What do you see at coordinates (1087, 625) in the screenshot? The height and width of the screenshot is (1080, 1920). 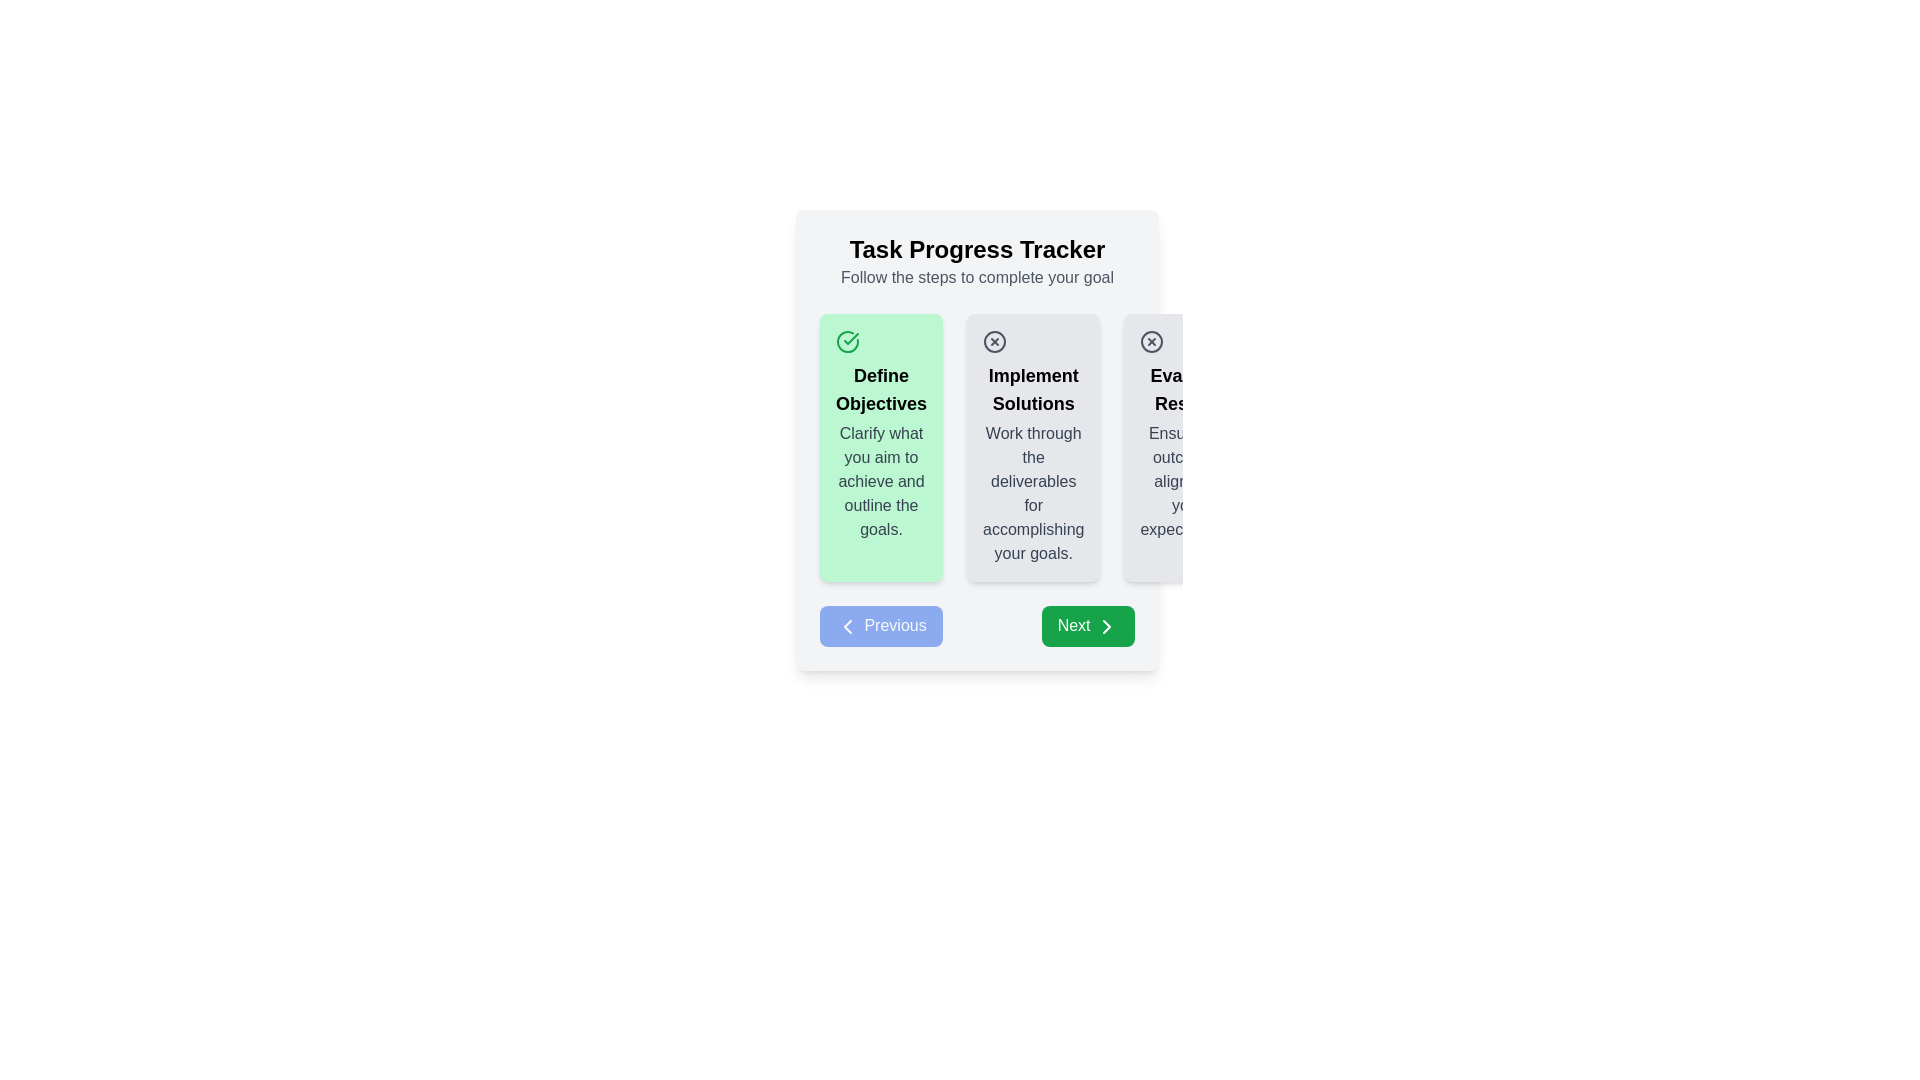 I see `the green rectangular button labeled 'Next'` at bounding box center [1087, 625].